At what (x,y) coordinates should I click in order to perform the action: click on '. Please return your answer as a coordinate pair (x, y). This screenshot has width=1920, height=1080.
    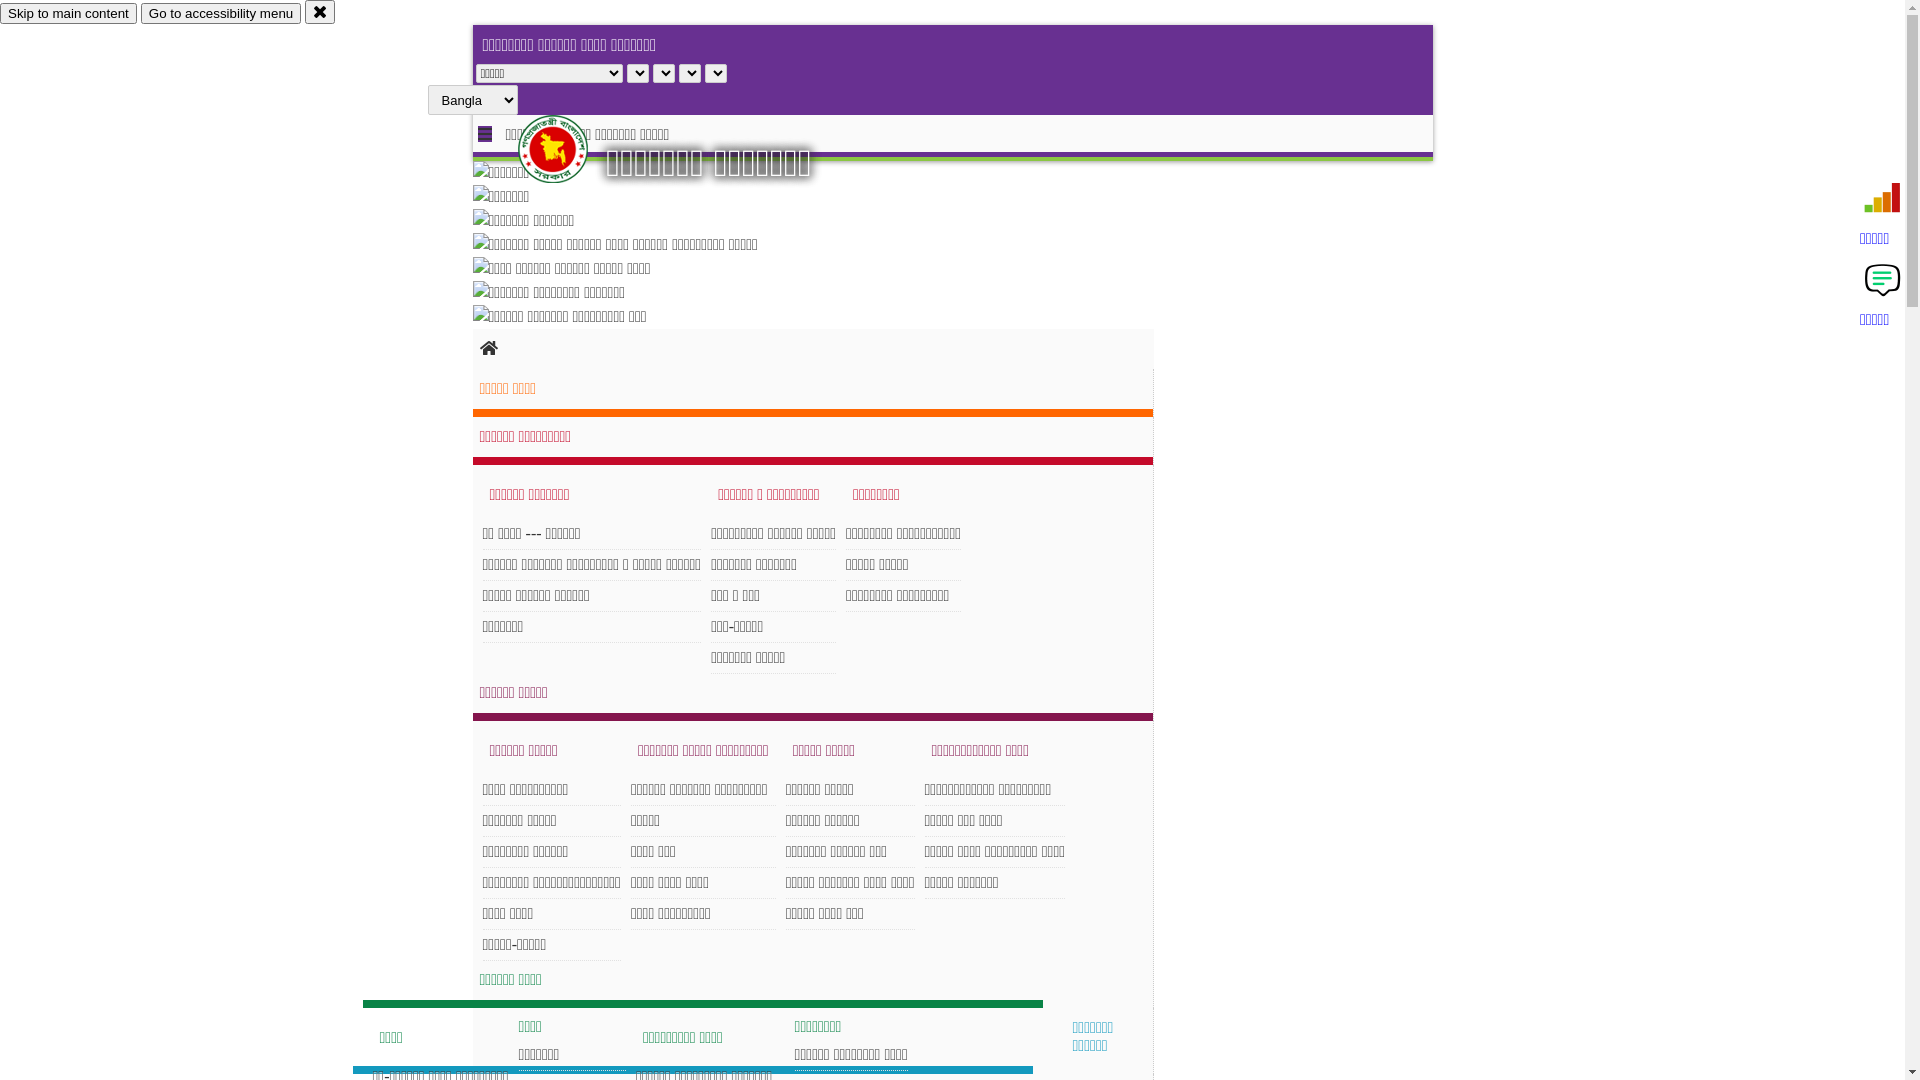
    Looking at the image, I should click on (569, 148).